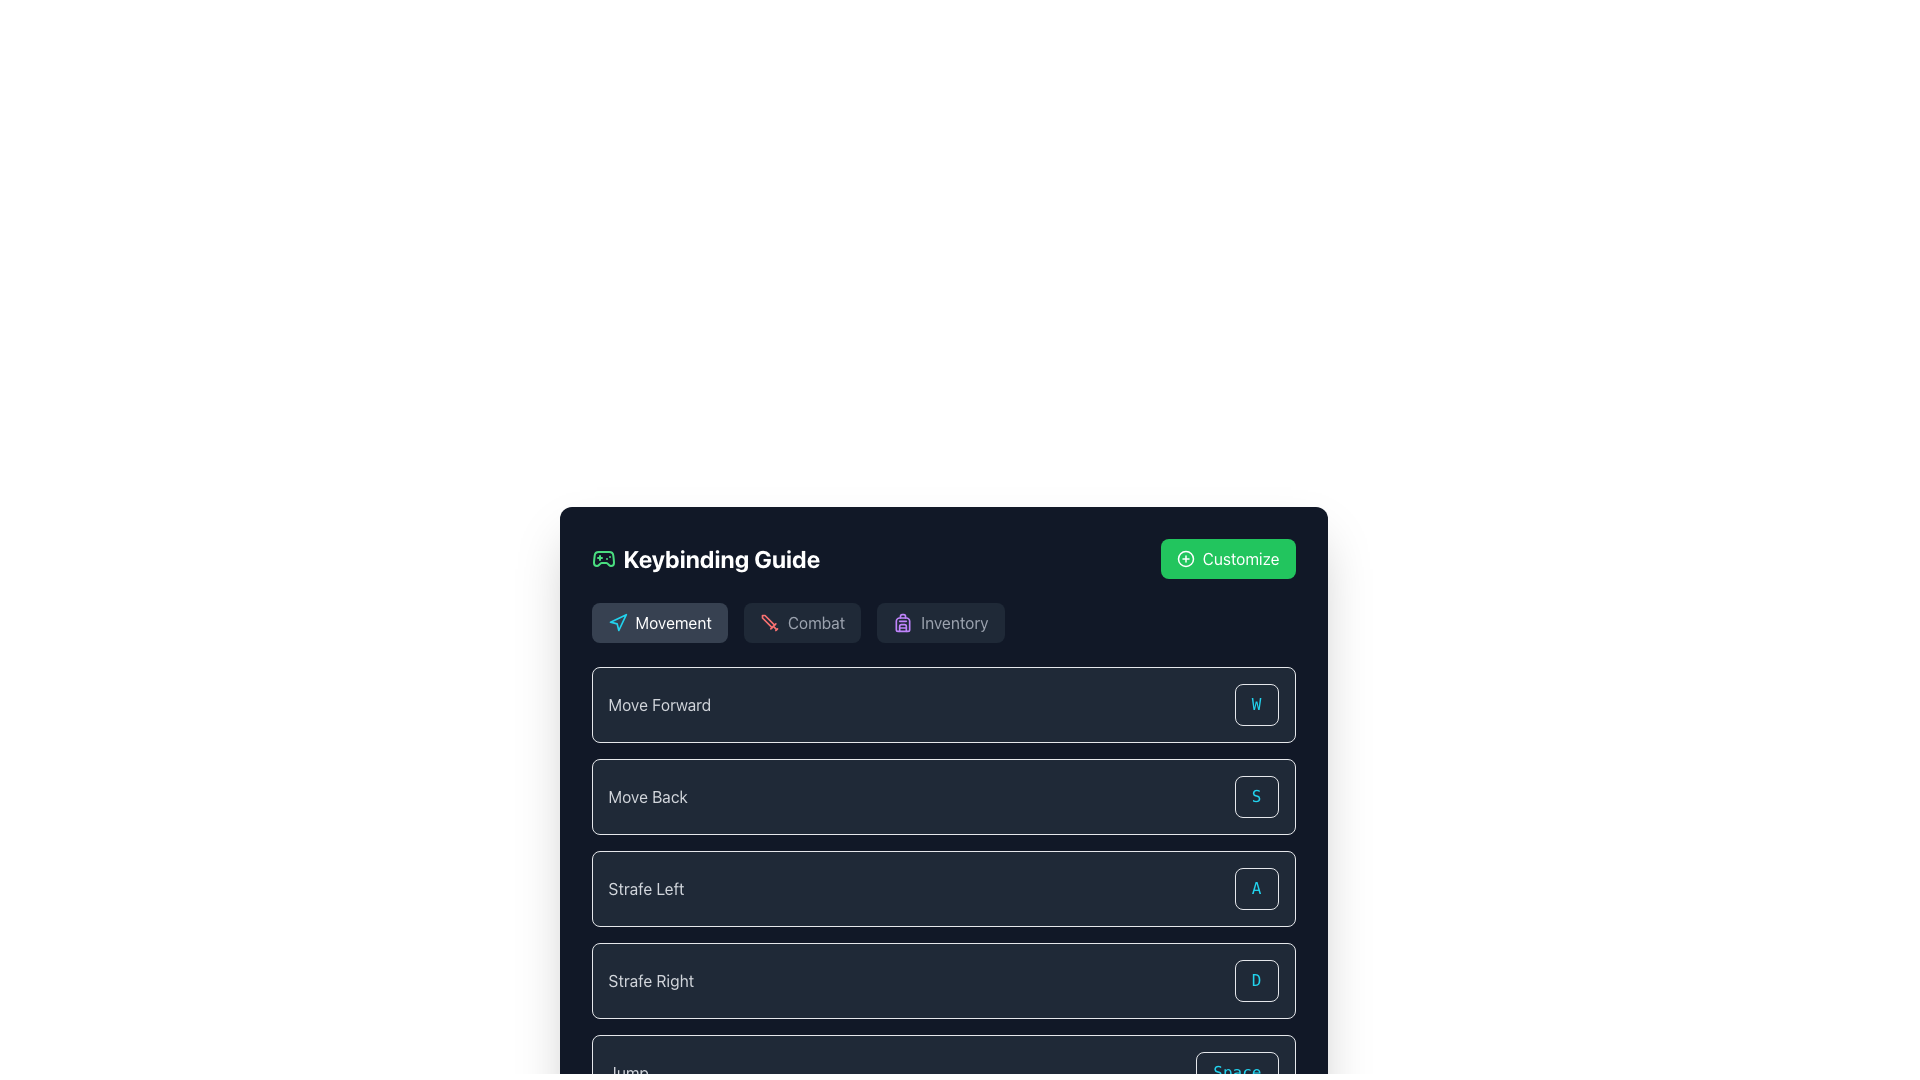 Image resolution: width=1920 pixels, height=1080 pixels. I want to click on the red sword icon located in the 'Combat' section of the navigation bar, so click(768, 622).